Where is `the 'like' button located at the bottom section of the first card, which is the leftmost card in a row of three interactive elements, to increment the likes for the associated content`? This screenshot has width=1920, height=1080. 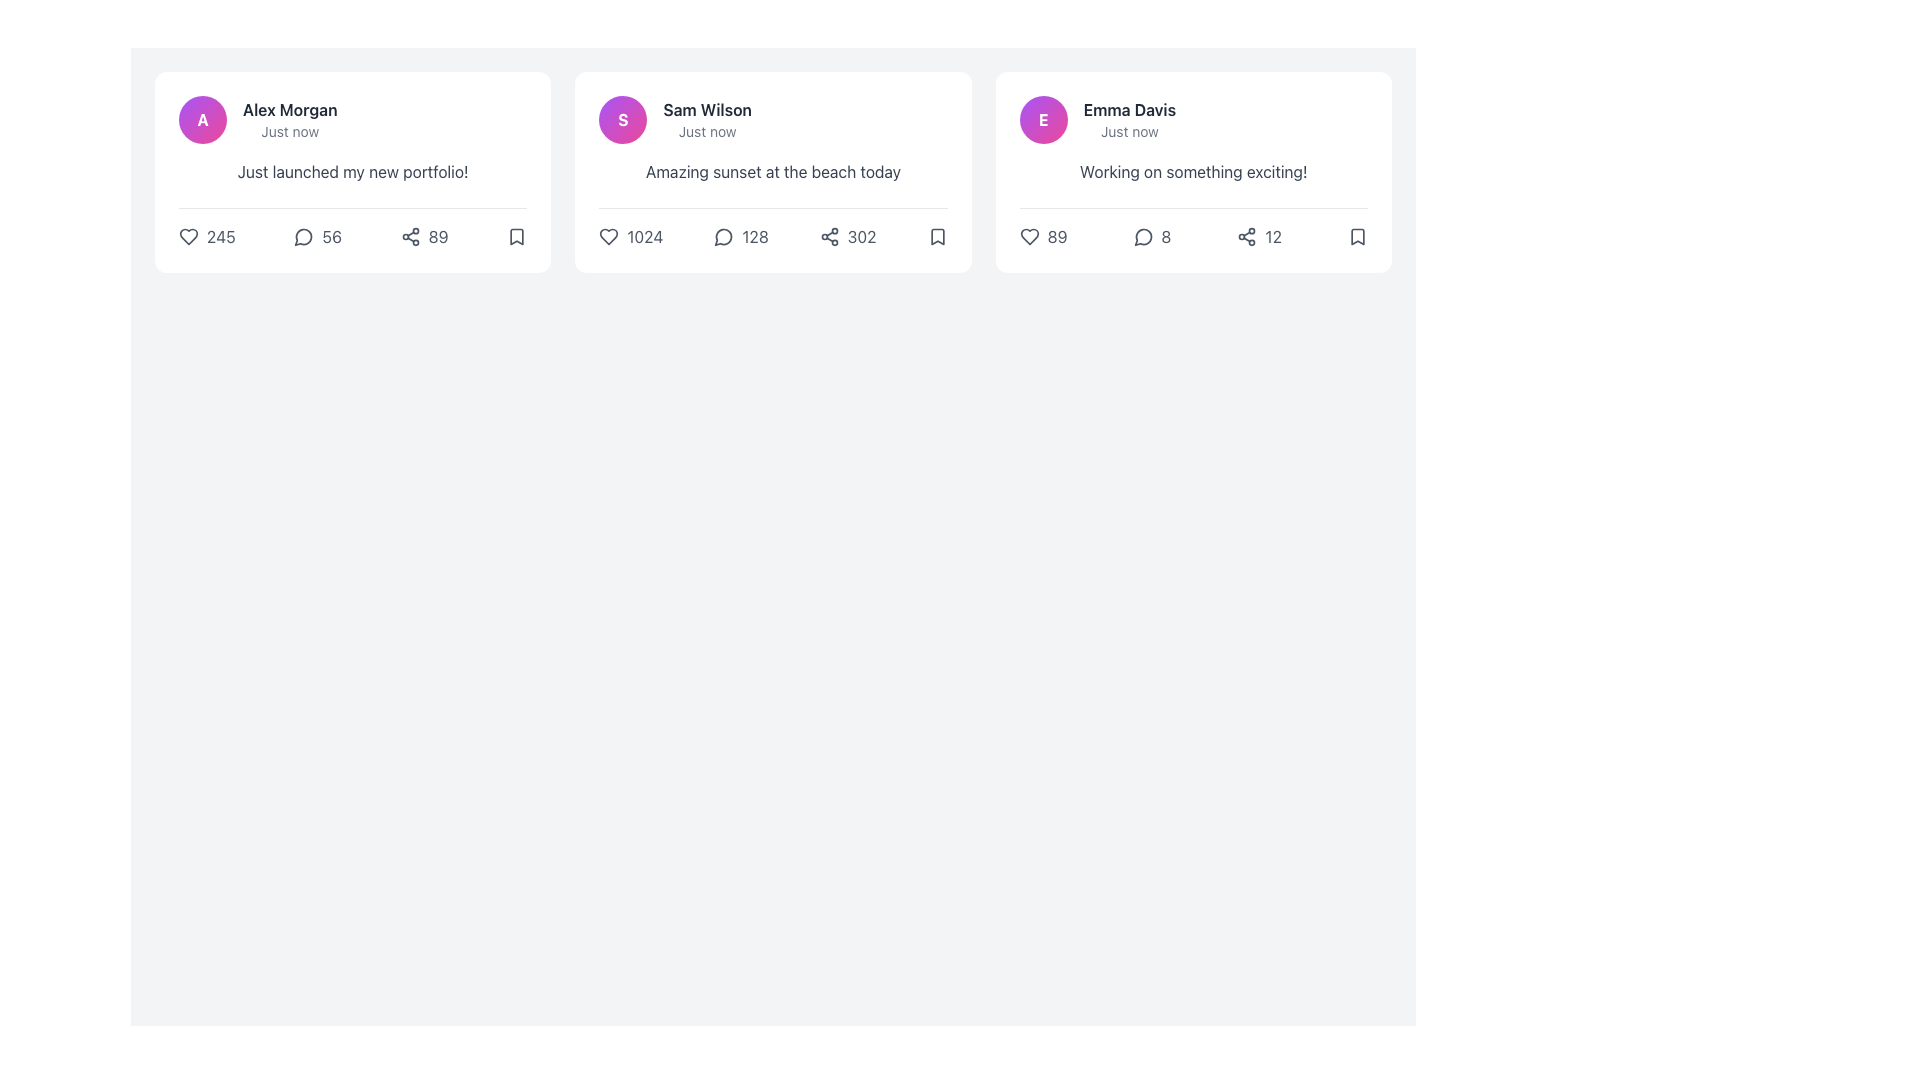 the 'like' button located at the bottom section of the first card, which is the leftmost card in a row of three interactive elements, to increment the likes for the associated content is located at coordinates (207, 235).